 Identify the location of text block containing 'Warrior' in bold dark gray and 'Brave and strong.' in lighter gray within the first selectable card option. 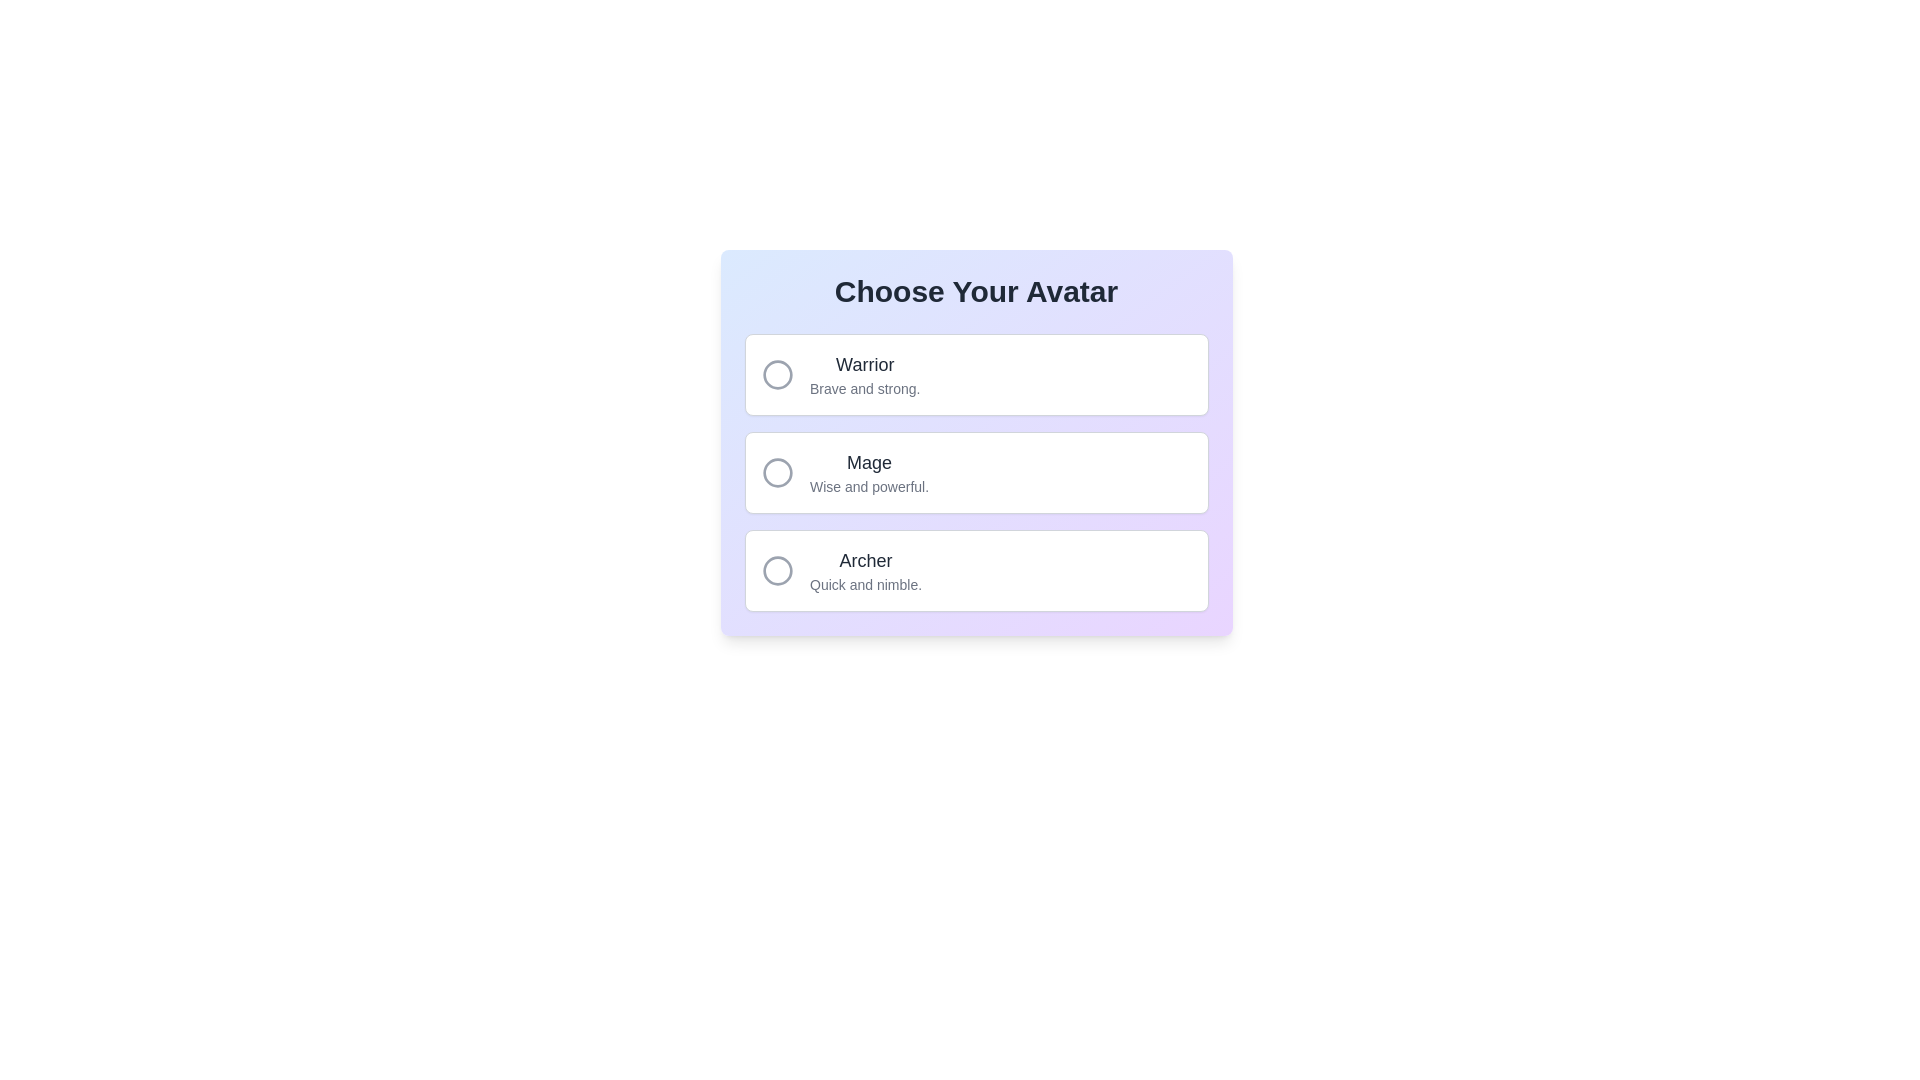
(864, 374).